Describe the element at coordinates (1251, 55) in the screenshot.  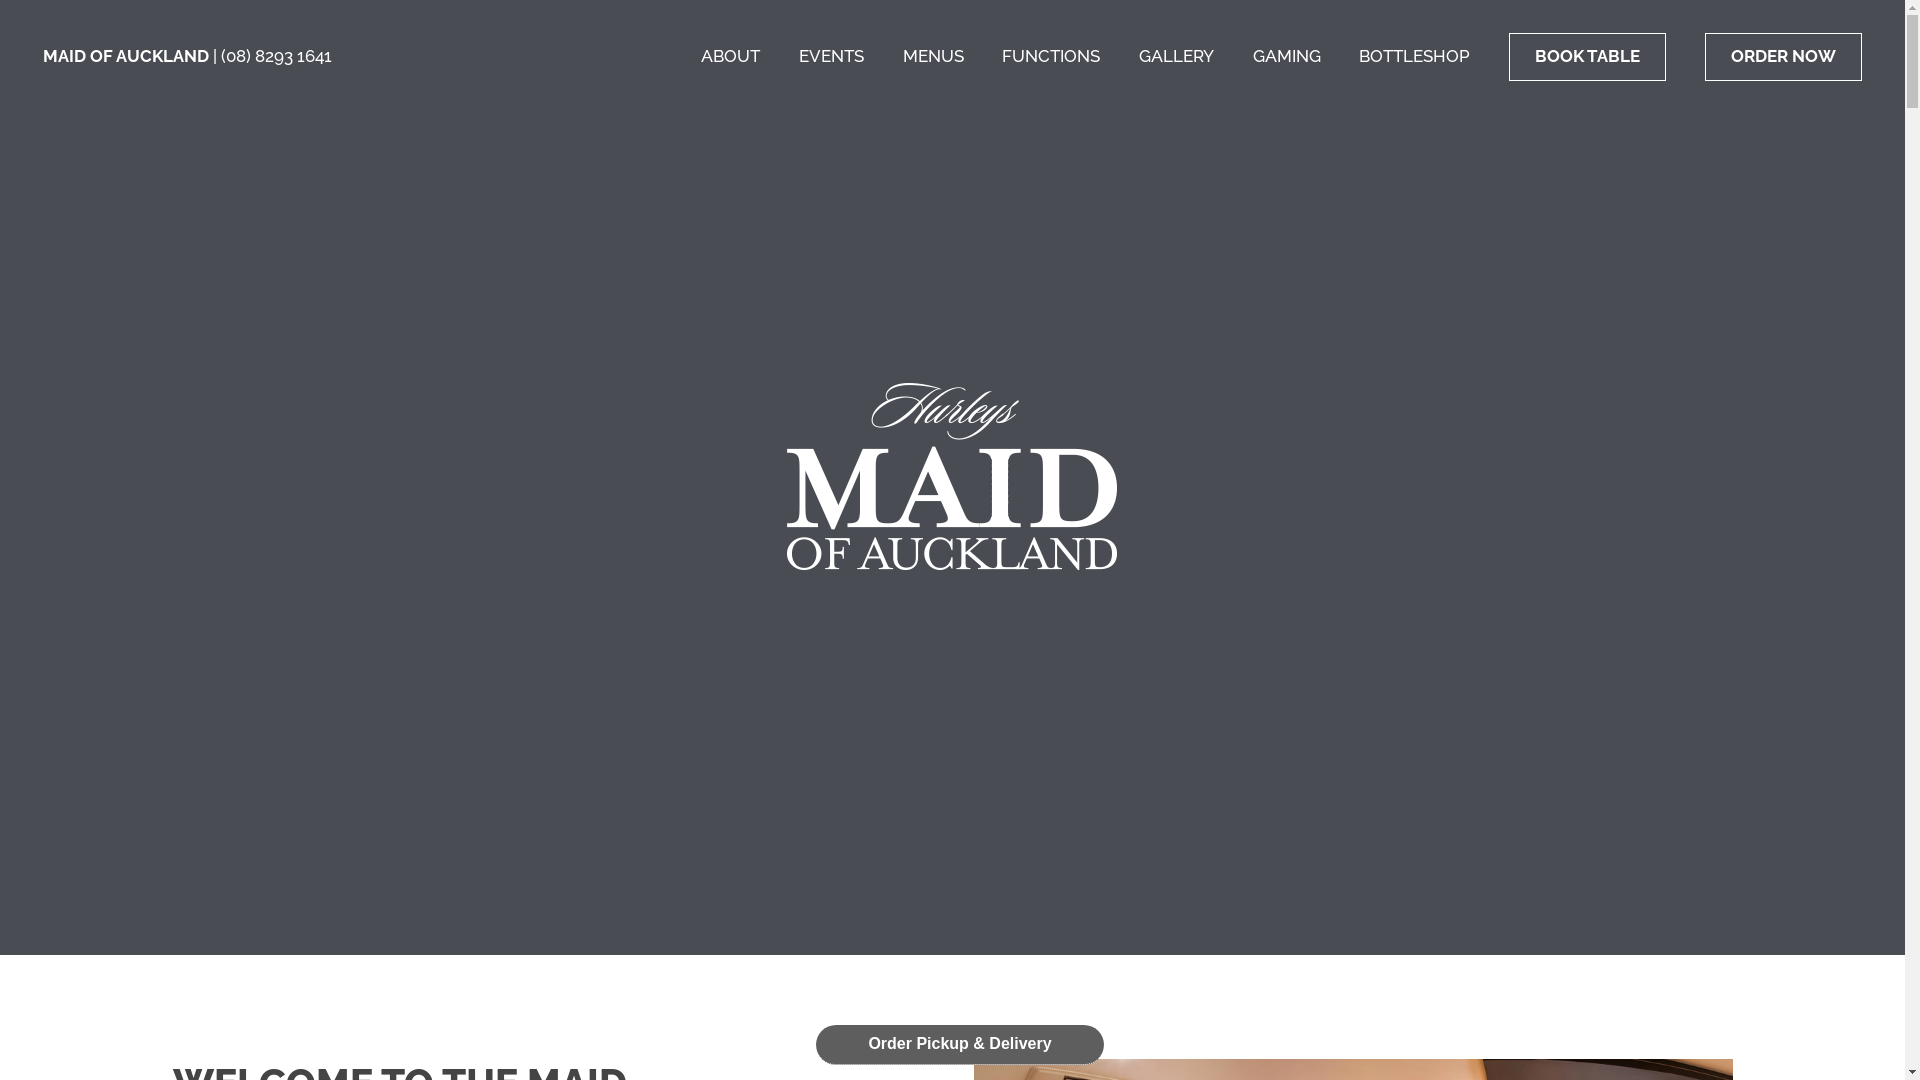
I see `'GAMING'` at that location.